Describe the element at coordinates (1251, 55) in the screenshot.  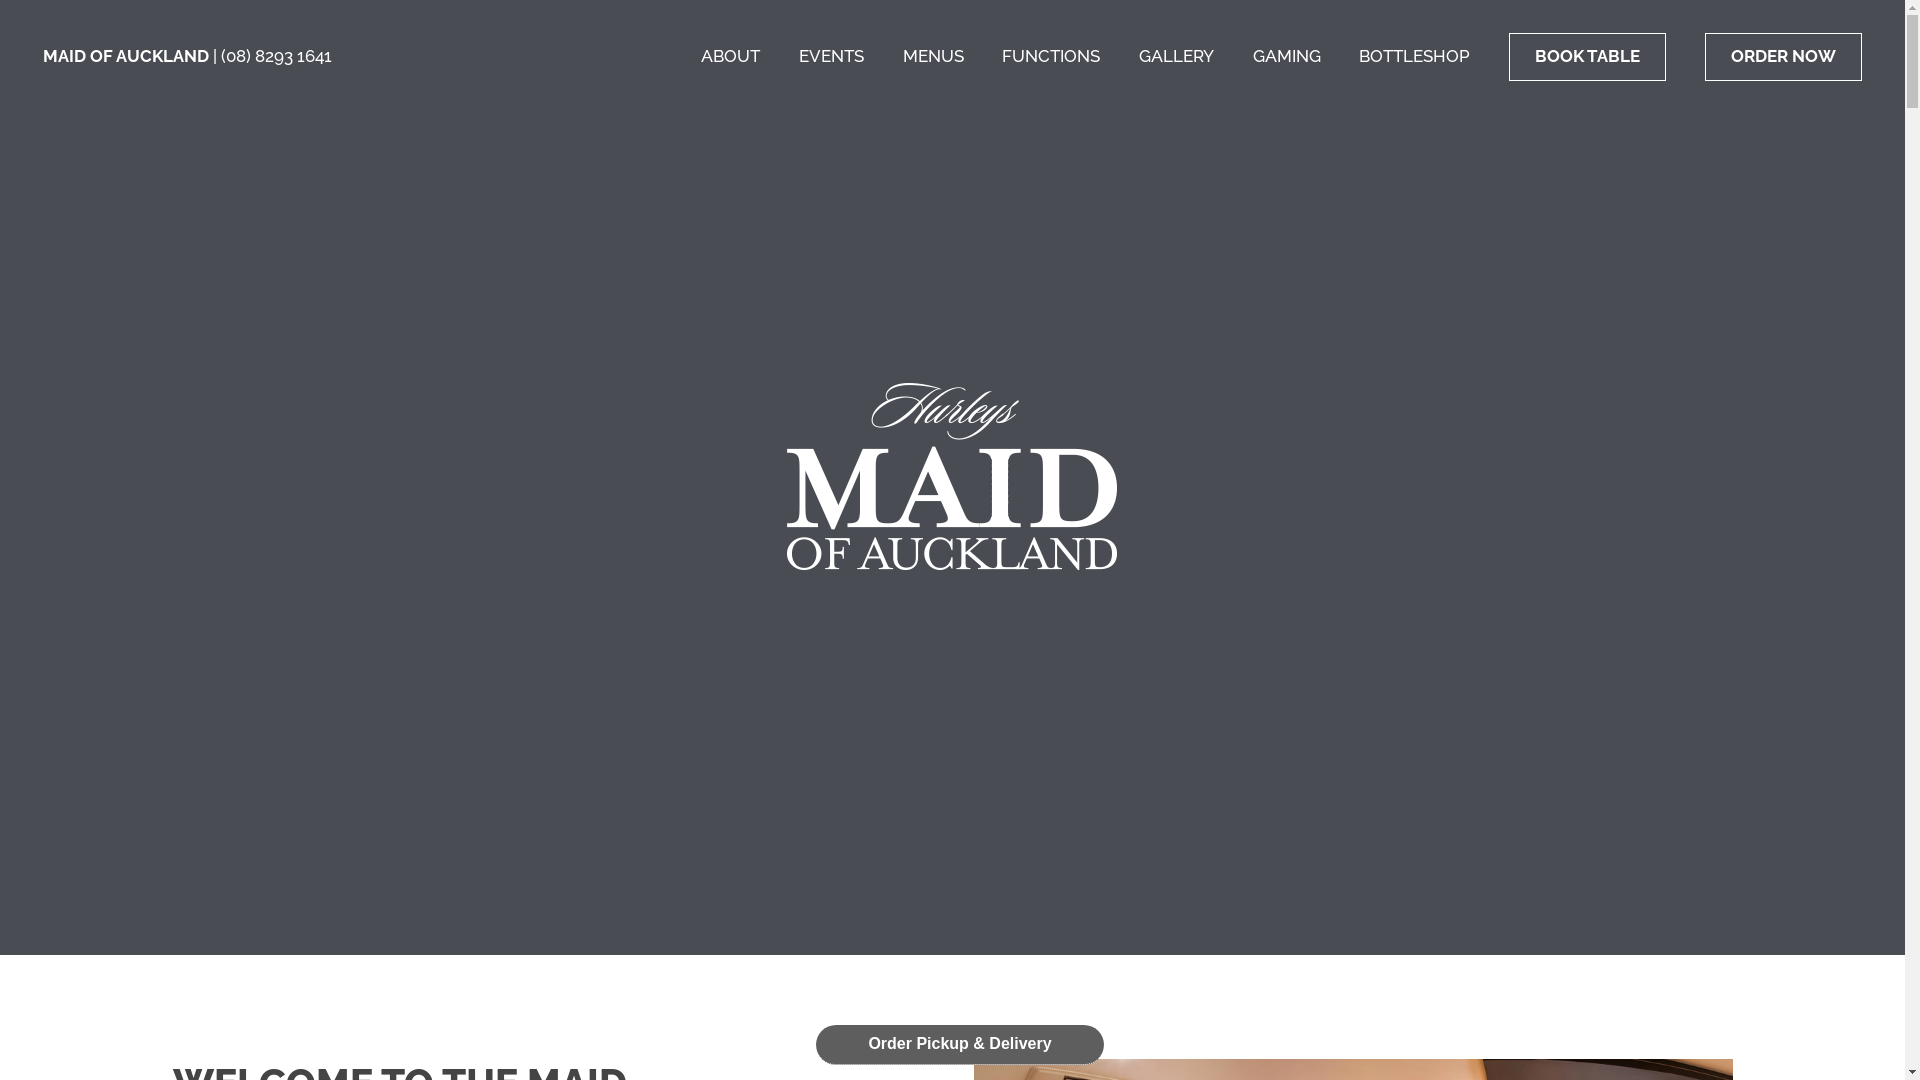
I see `'GAMING'` at that location.